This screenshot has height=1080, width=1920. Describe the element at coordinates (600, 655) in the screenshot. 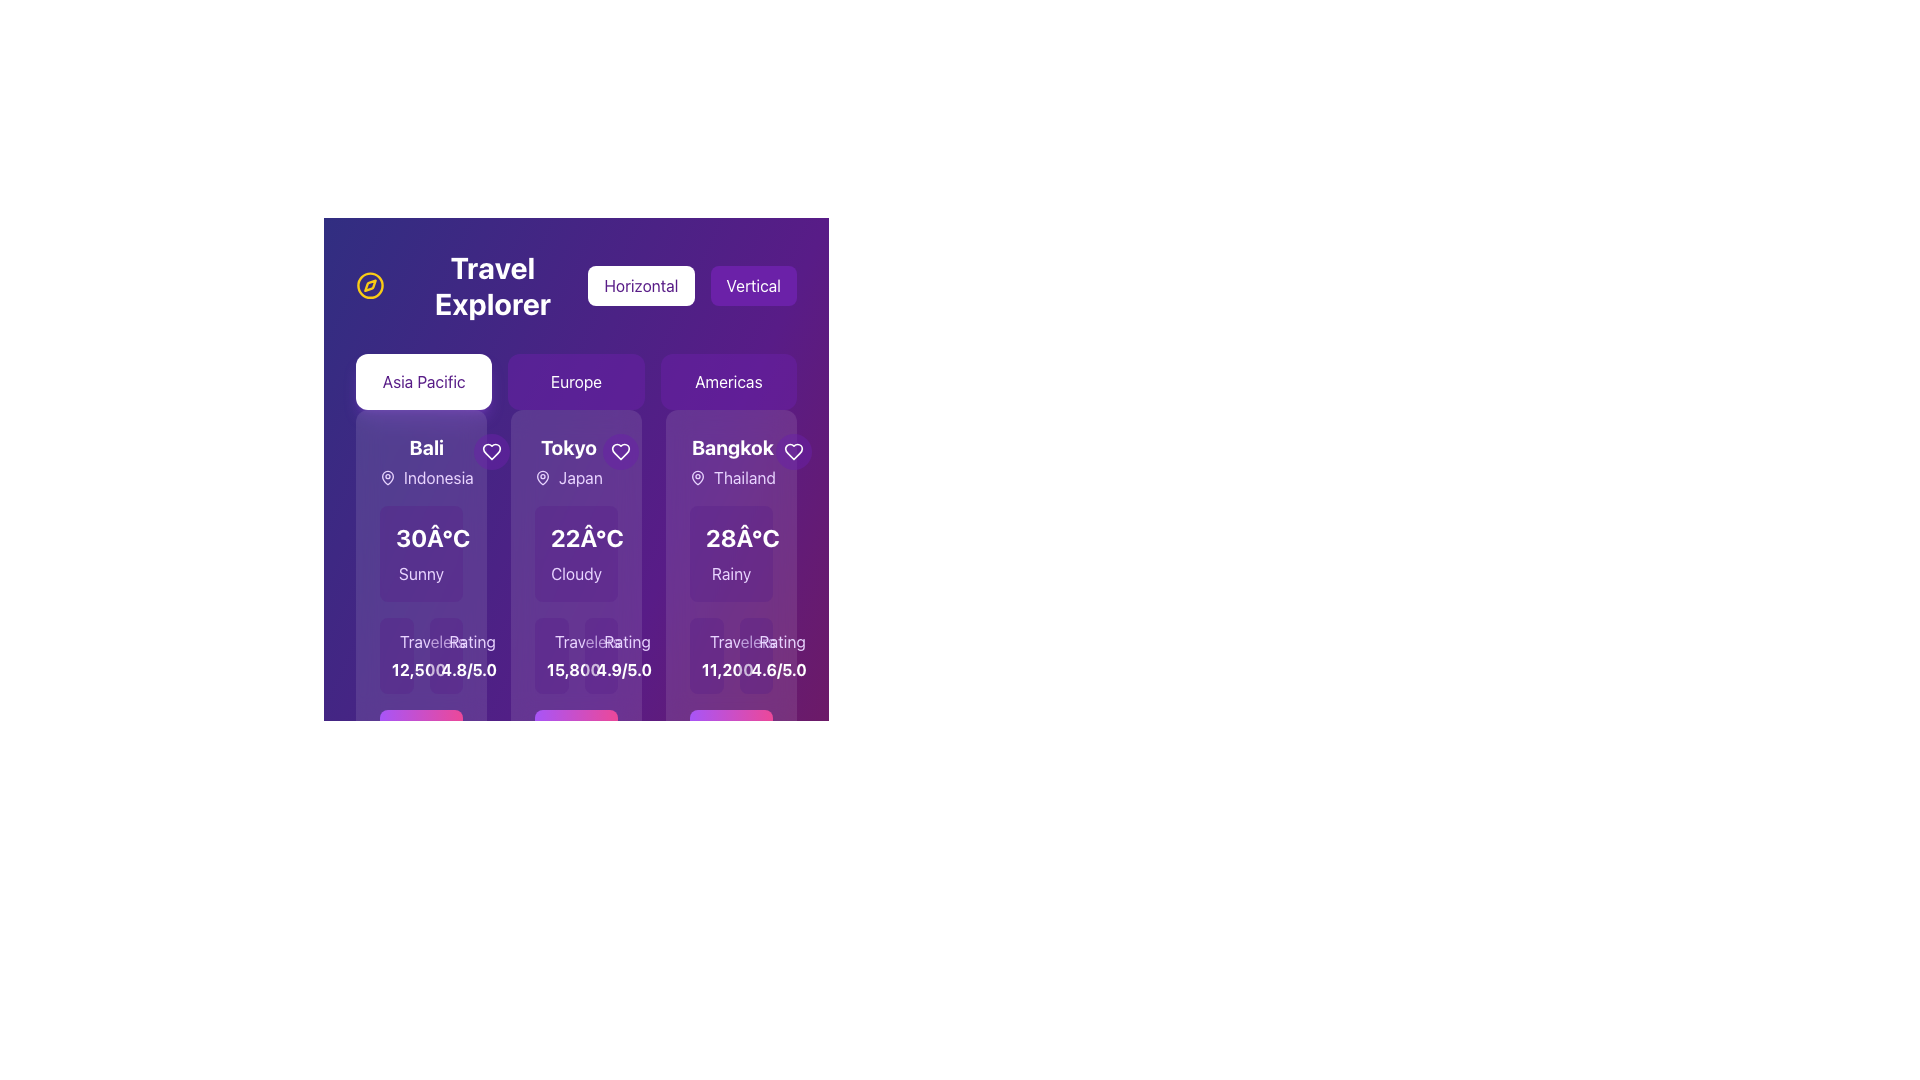

I see `text content of the Information label displaying the rating for Tokyo, located in the second column below the 'Tokyo' entry` at that location.